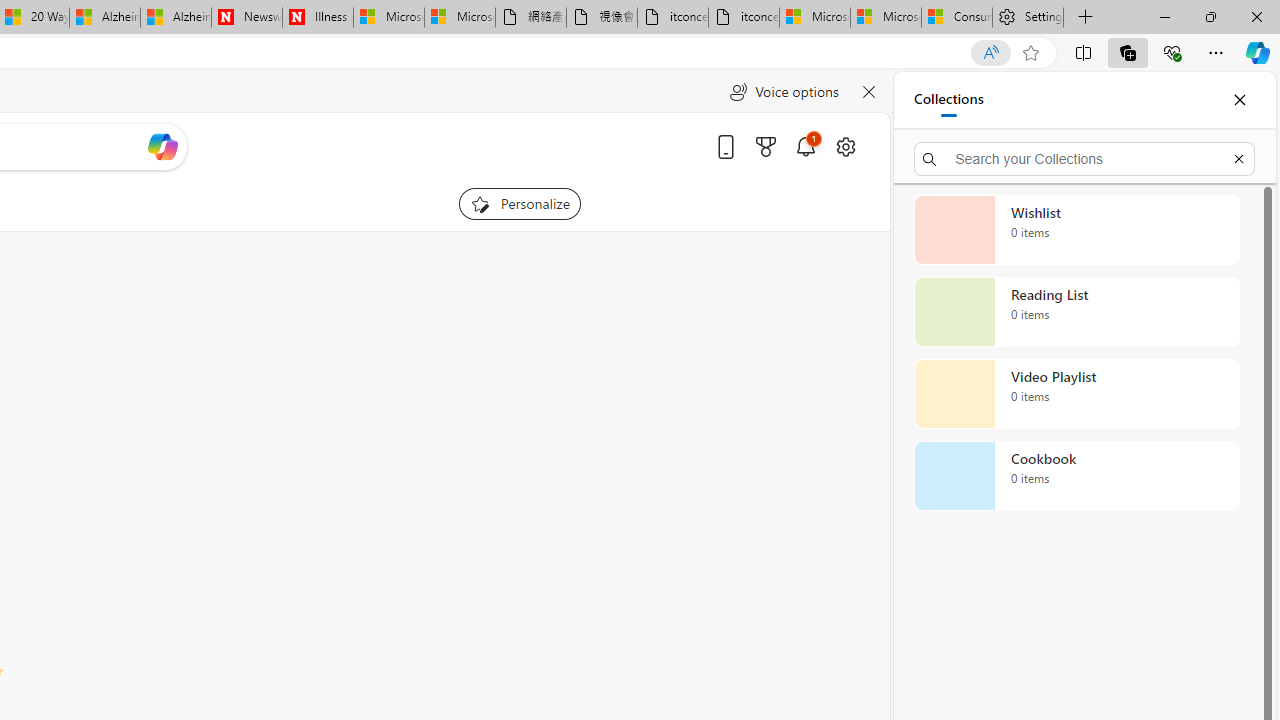 Image resolution: width=1280 pixels, height=720 pixels. I want to click on 'Newsweek - News, Analysis, Politics, Business, Technology', so click(246, 17).